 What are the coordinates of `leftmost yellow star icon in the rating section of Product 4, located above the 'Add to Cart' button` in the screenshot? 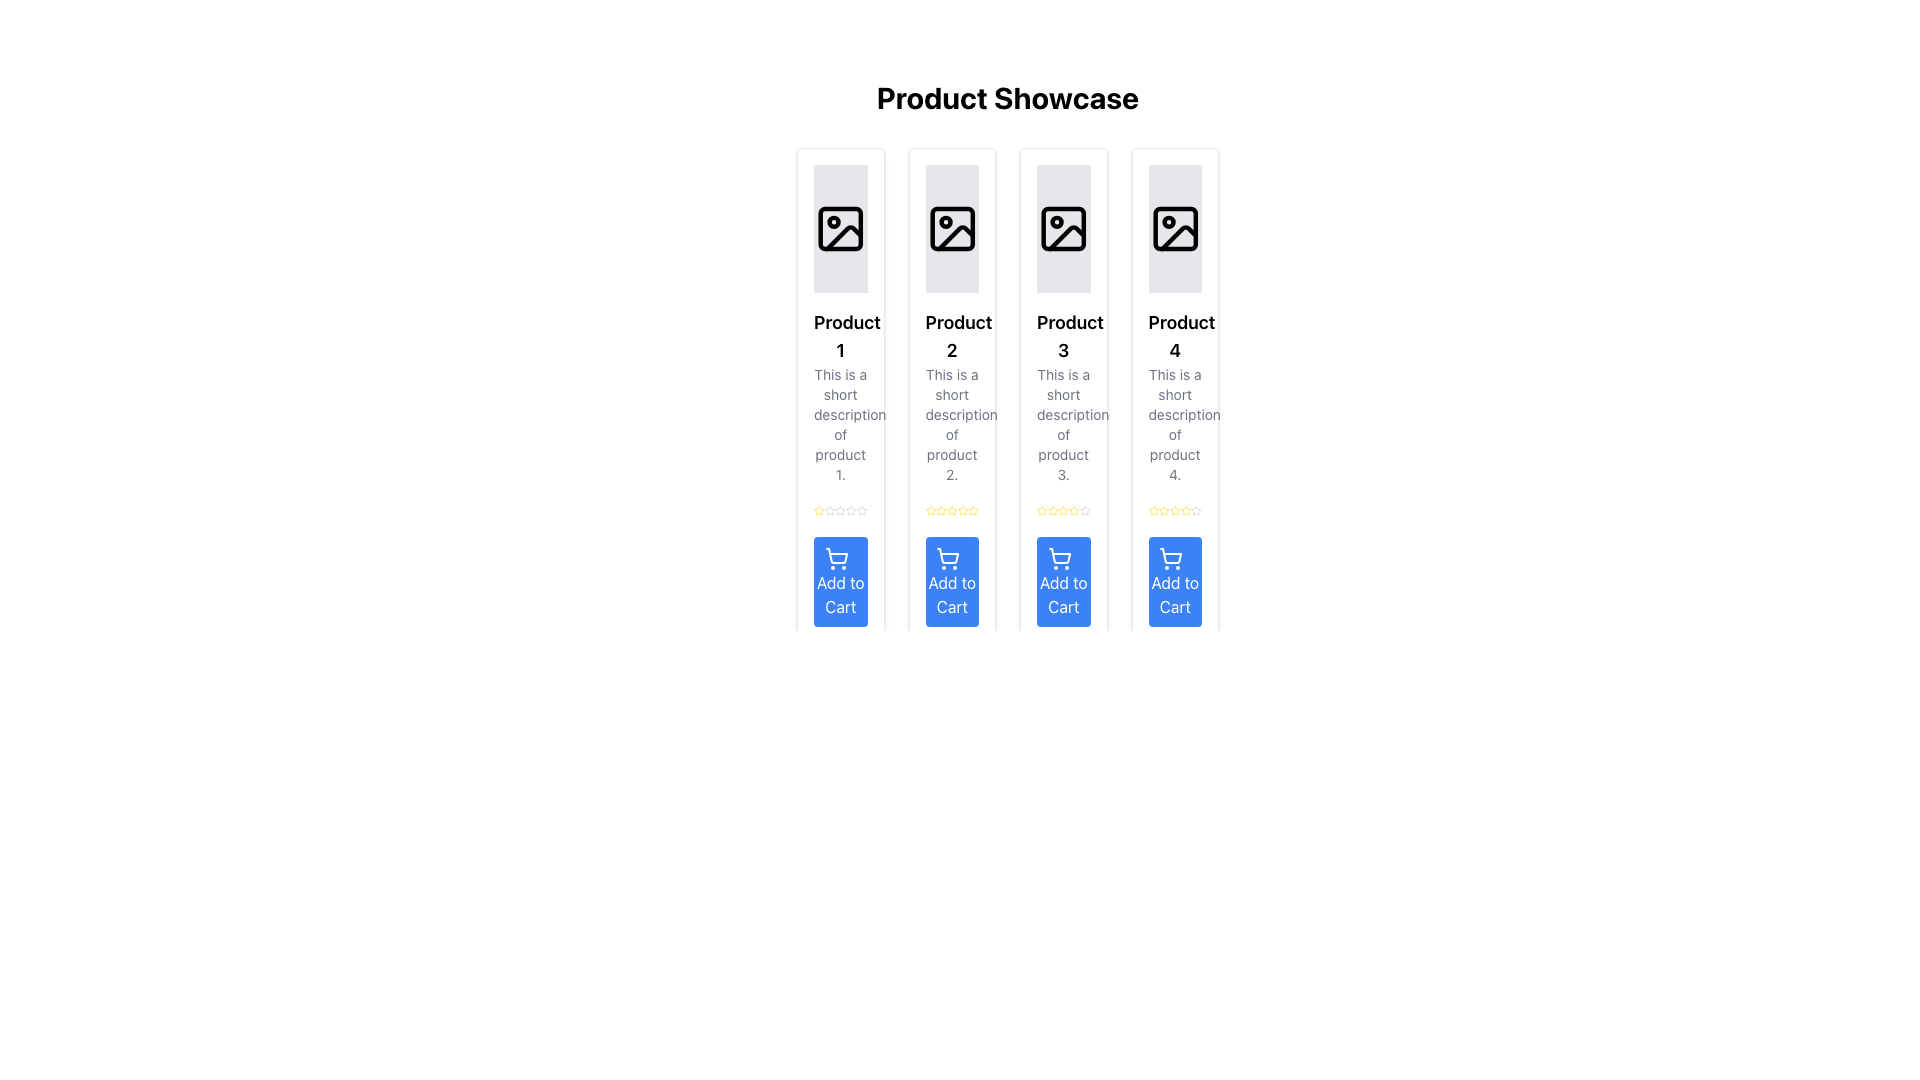 It's located at (1185, 509).